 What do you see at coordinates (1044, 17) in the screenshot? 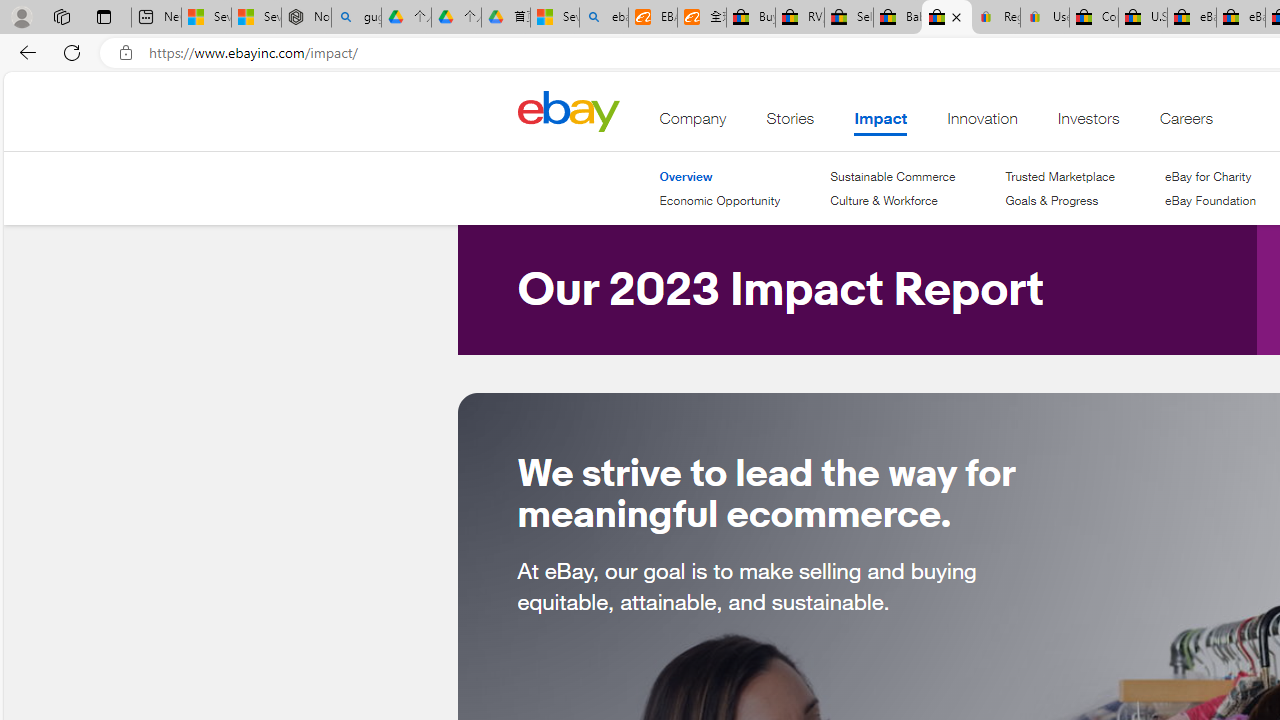
I see `'User Privacy Notice | eBay'` at bounding box center [1044, 17].